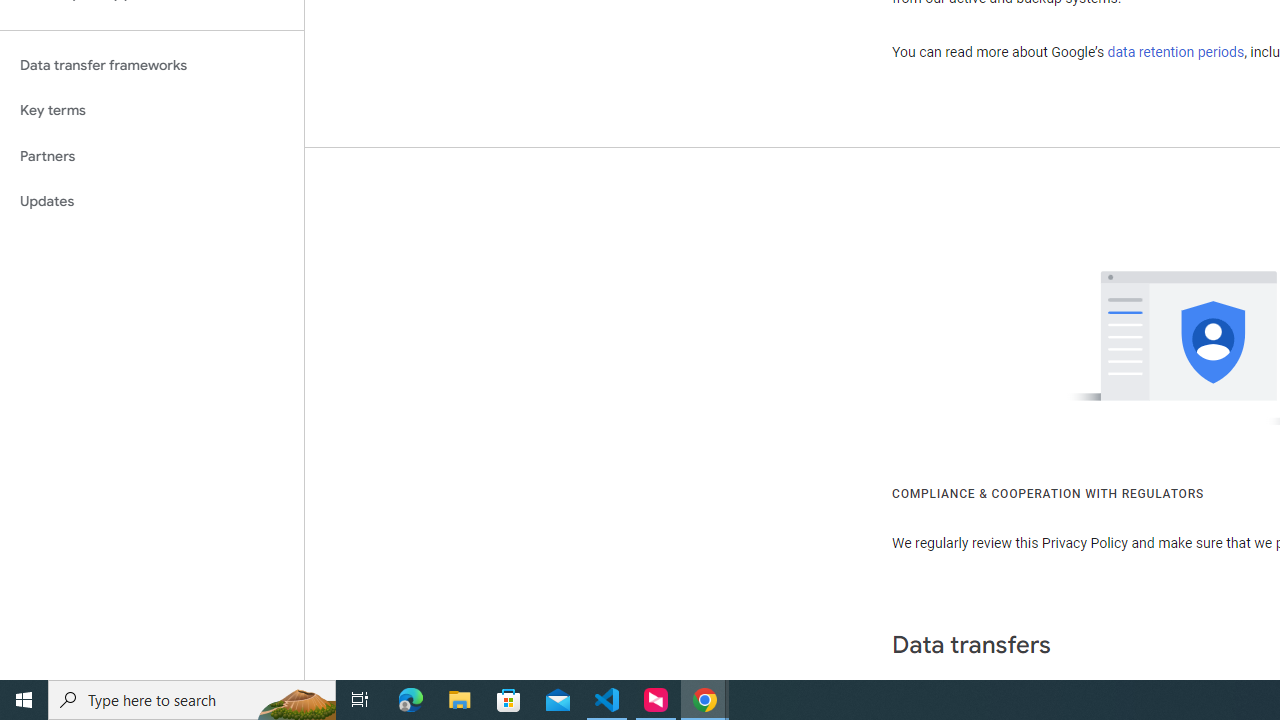 Image resolution: width=1280 pixels, height=720 pixels. Describe the element at coordinates (1176, 51) in the screenshot. I see `'data retention periods'` at that location.